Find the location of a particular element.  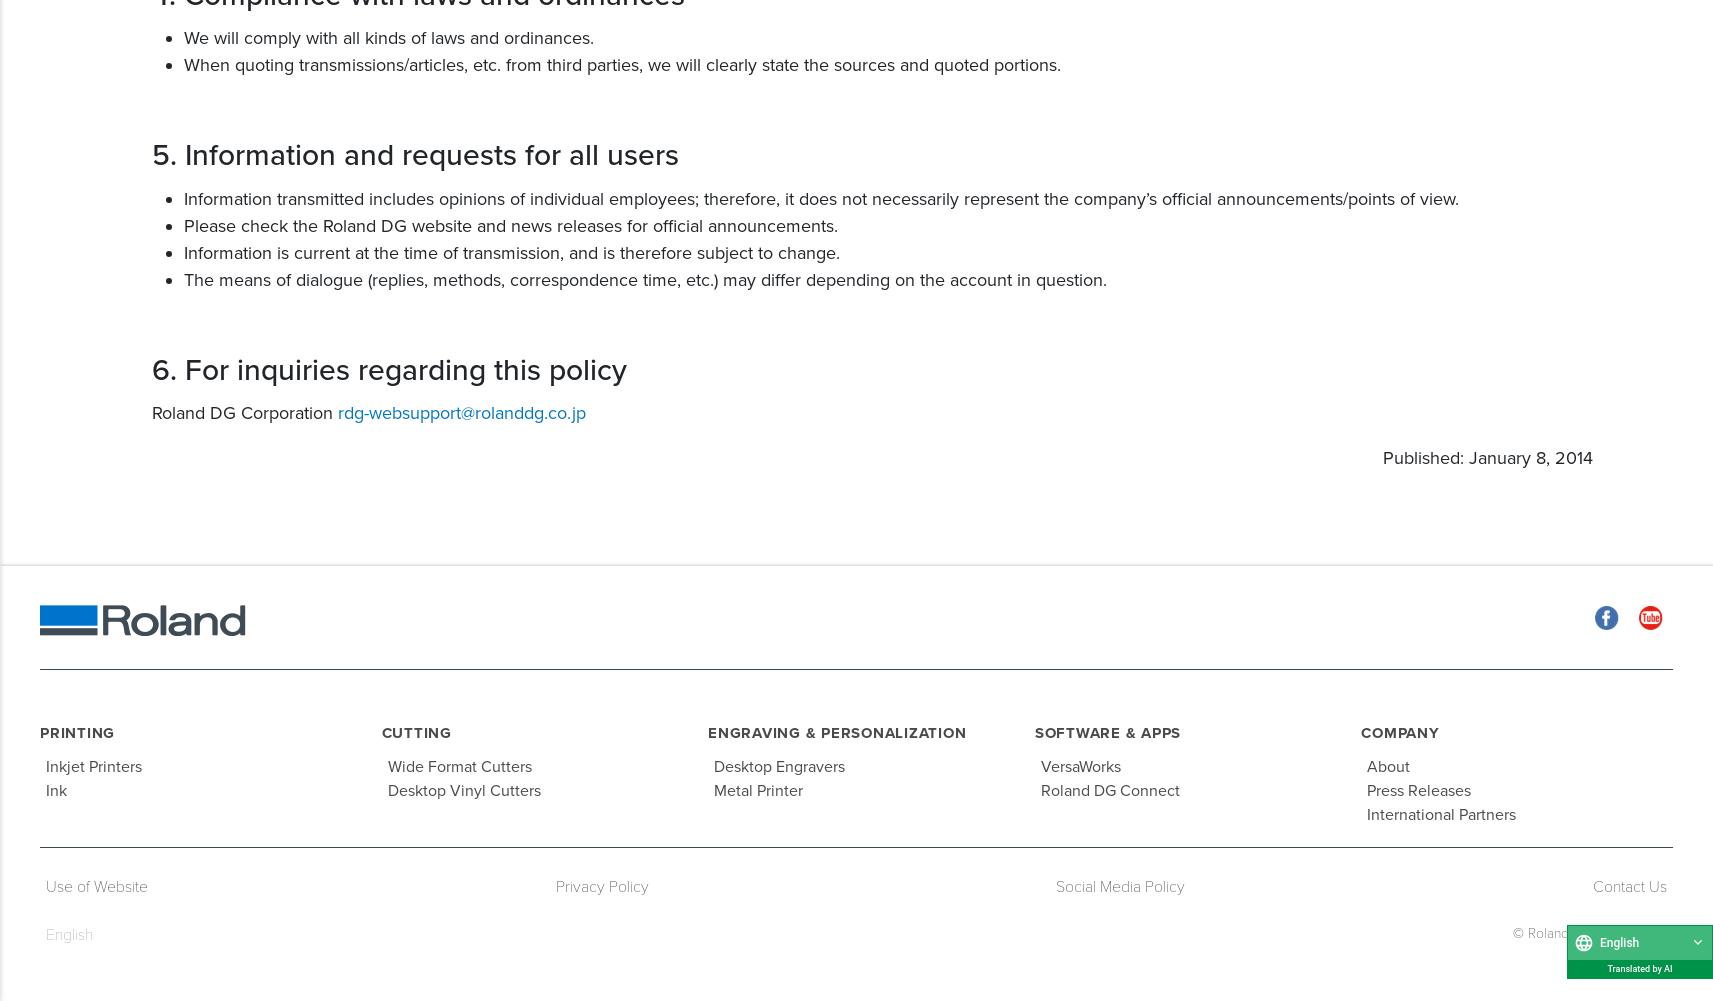

'Roland DG Corporation' is located at coordinates (244, 412).